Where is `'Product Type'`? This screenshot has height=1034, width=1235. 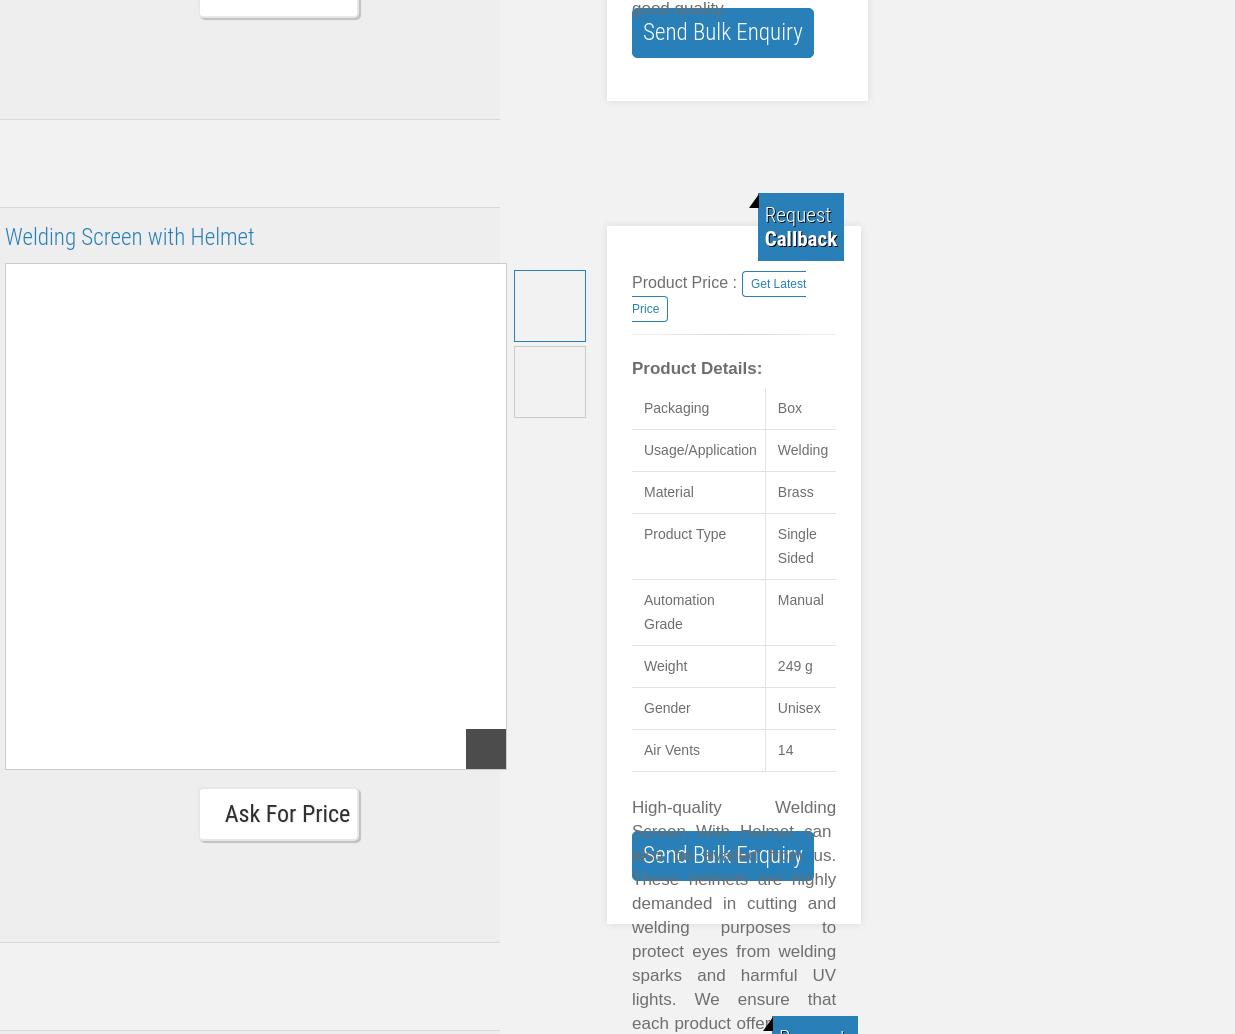
'Product Type' is located at coordinates (685, 533).